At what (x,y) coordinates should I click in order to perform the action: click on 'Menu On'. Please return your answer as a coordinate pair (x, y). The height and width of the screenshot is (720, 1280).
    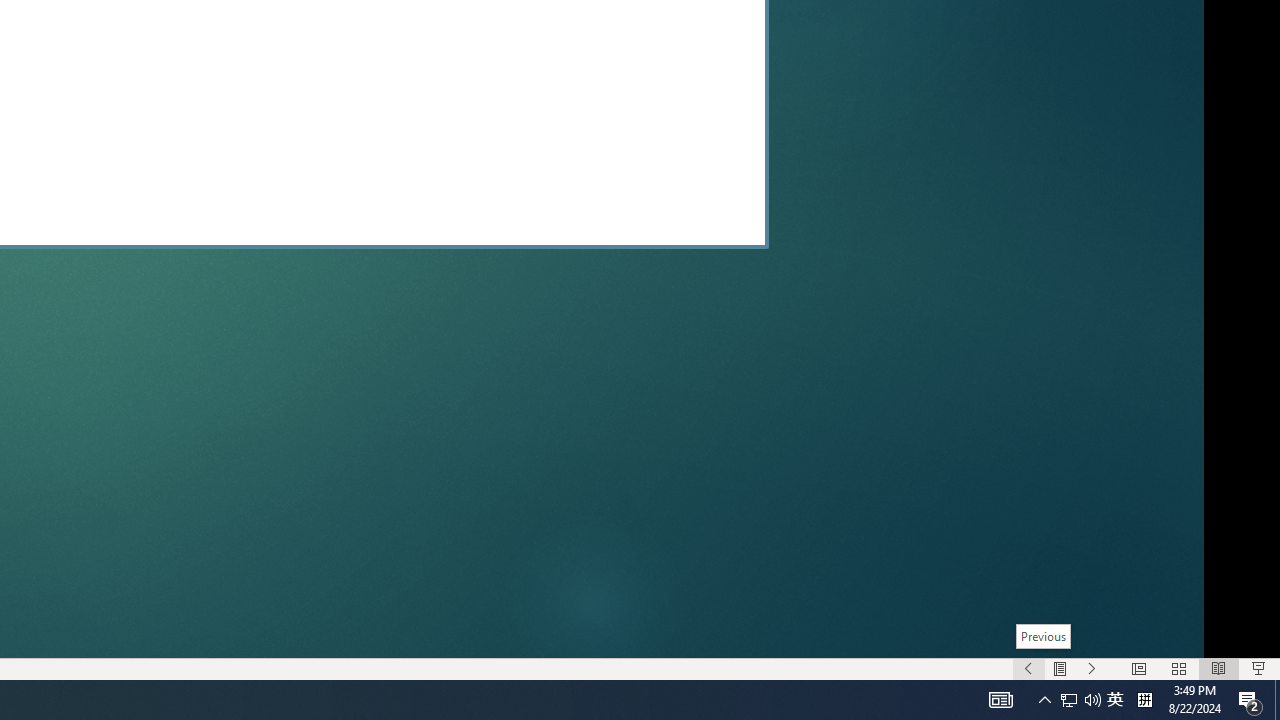
    Looking at the image, I should click on (1059, 669).